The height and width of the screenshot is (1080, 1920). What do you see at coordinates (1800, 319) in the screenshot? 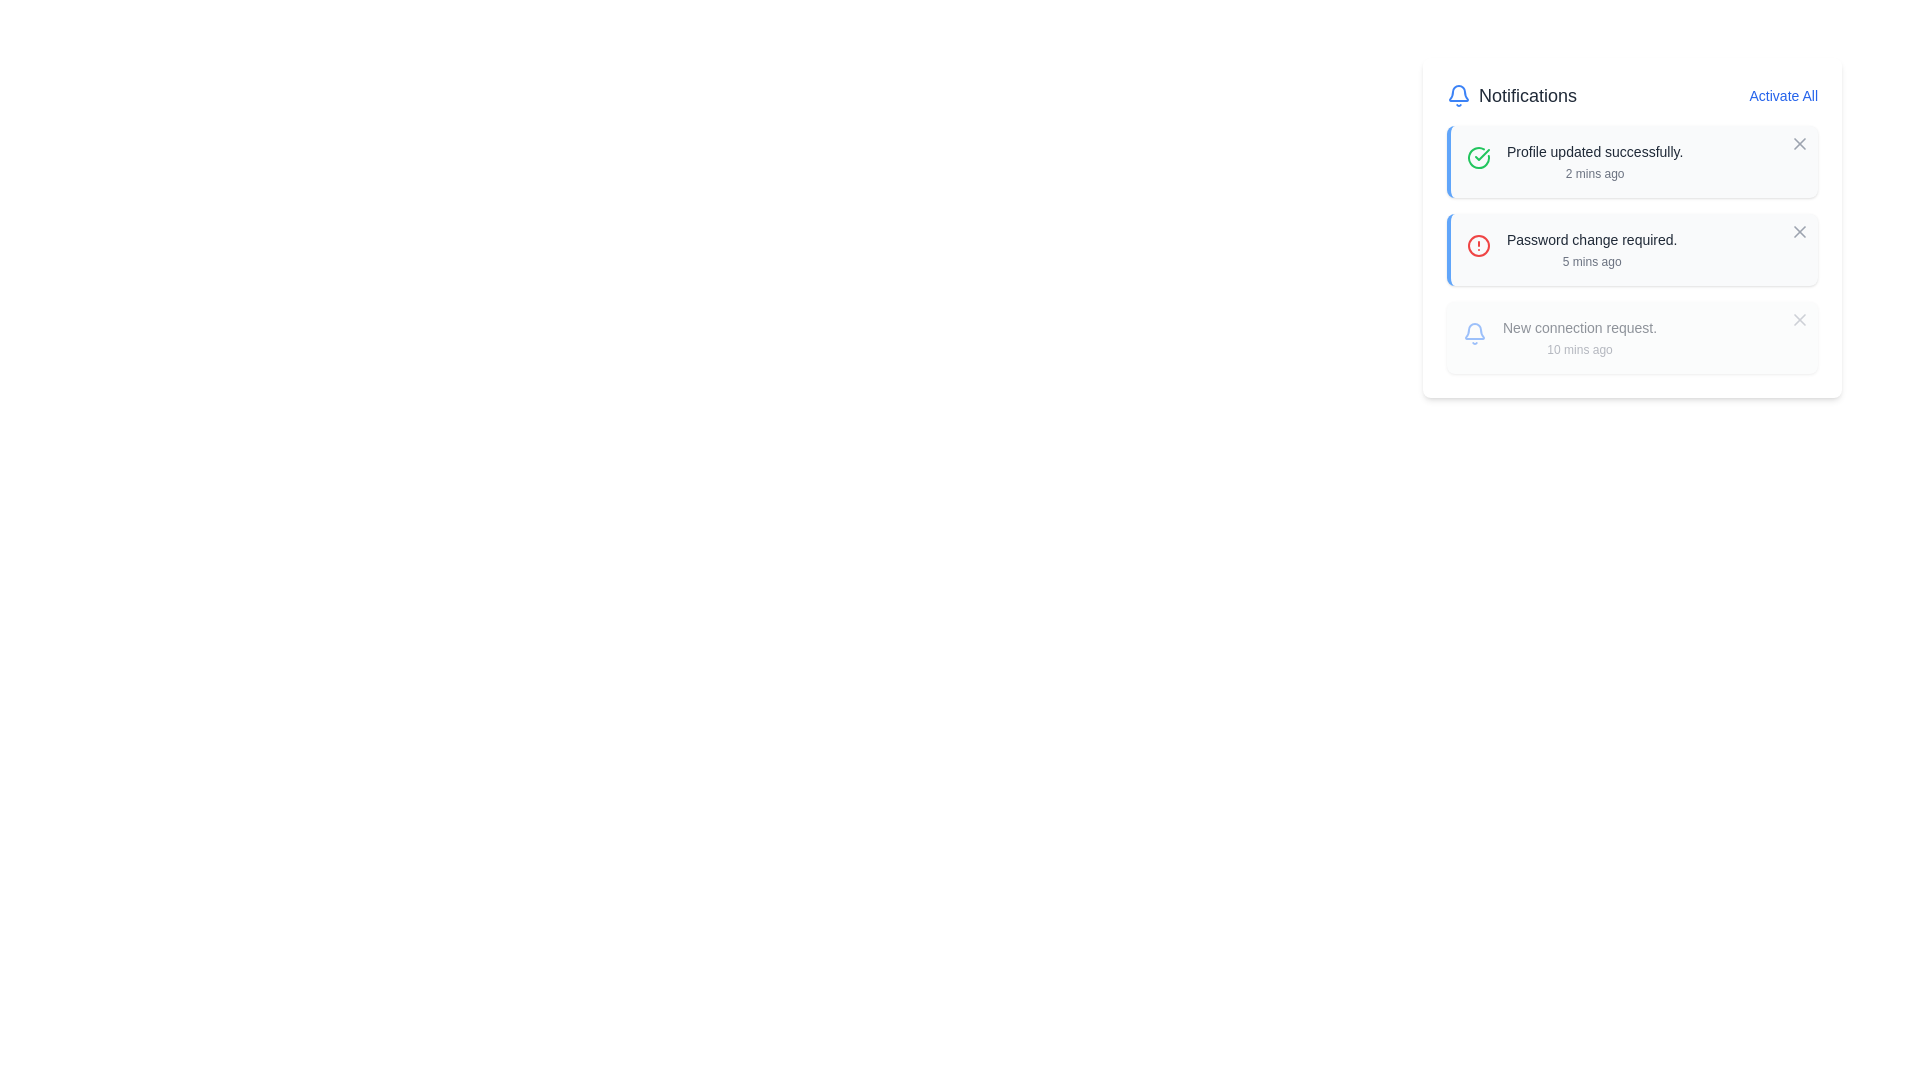
I see `the dismiss button located in the top-right corner of the notification box displaying 'New connection request. 10 mins ago.'` at bounding box center [1800, 319].